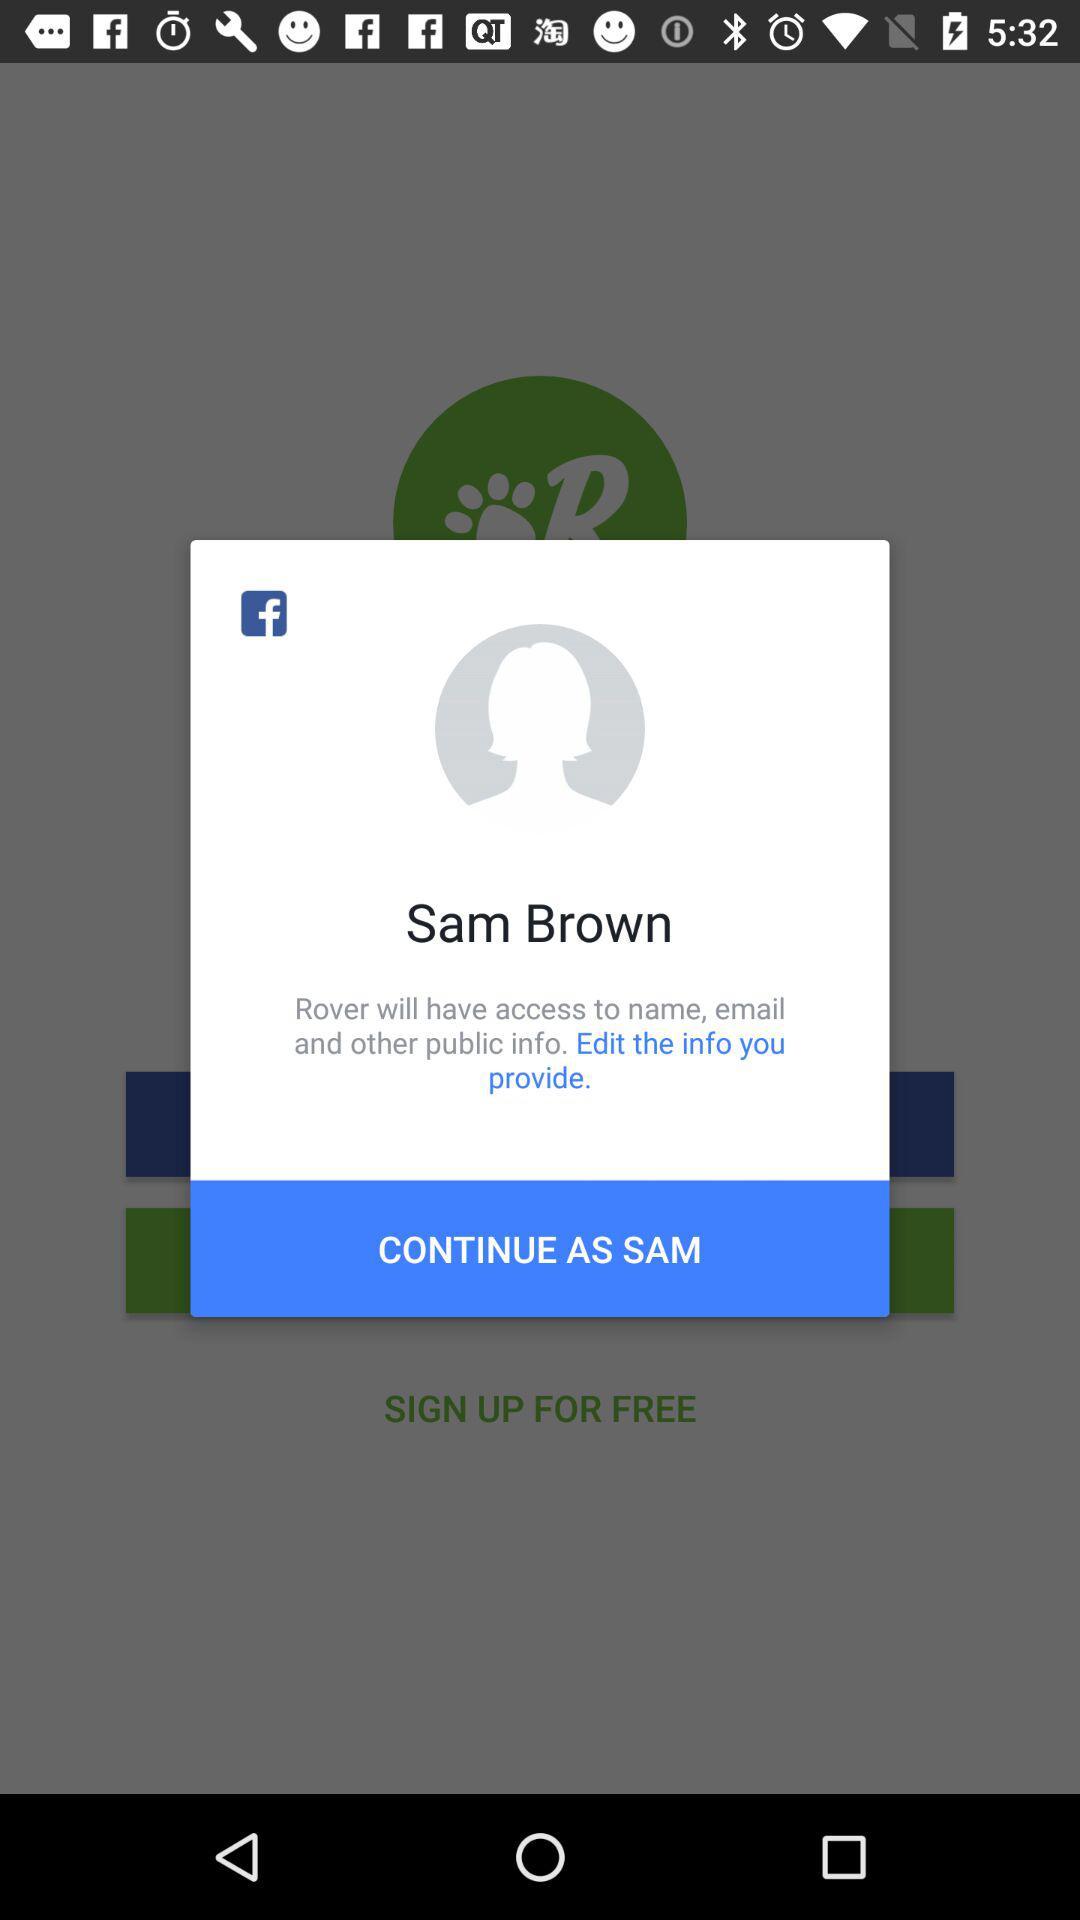 This screenshot has height=1920, width=1080. Describe the element at coordinates (540, 1041) in the screenshot. I see `item above the continue as sam item` at that location.